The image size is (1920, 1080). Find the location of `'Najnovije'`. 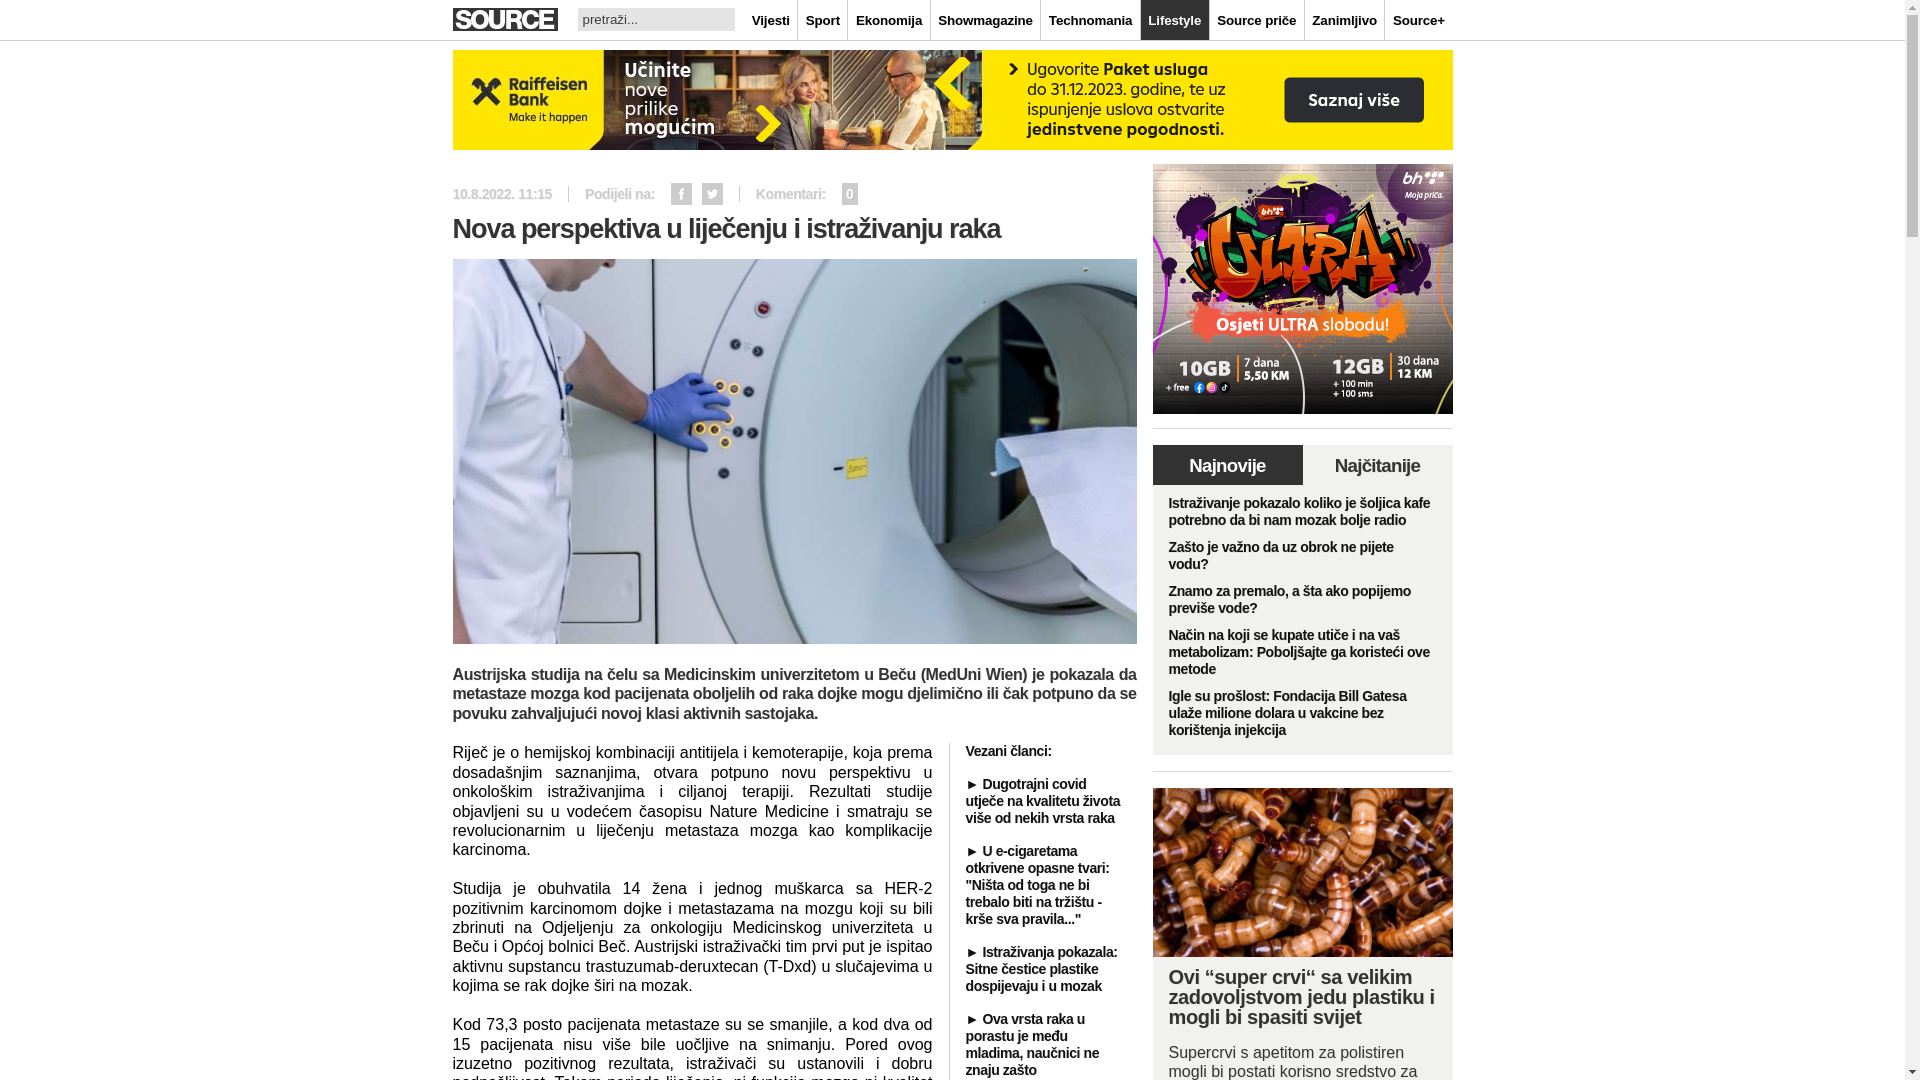

'Najnovije' is located at coordinates (1226, 465).